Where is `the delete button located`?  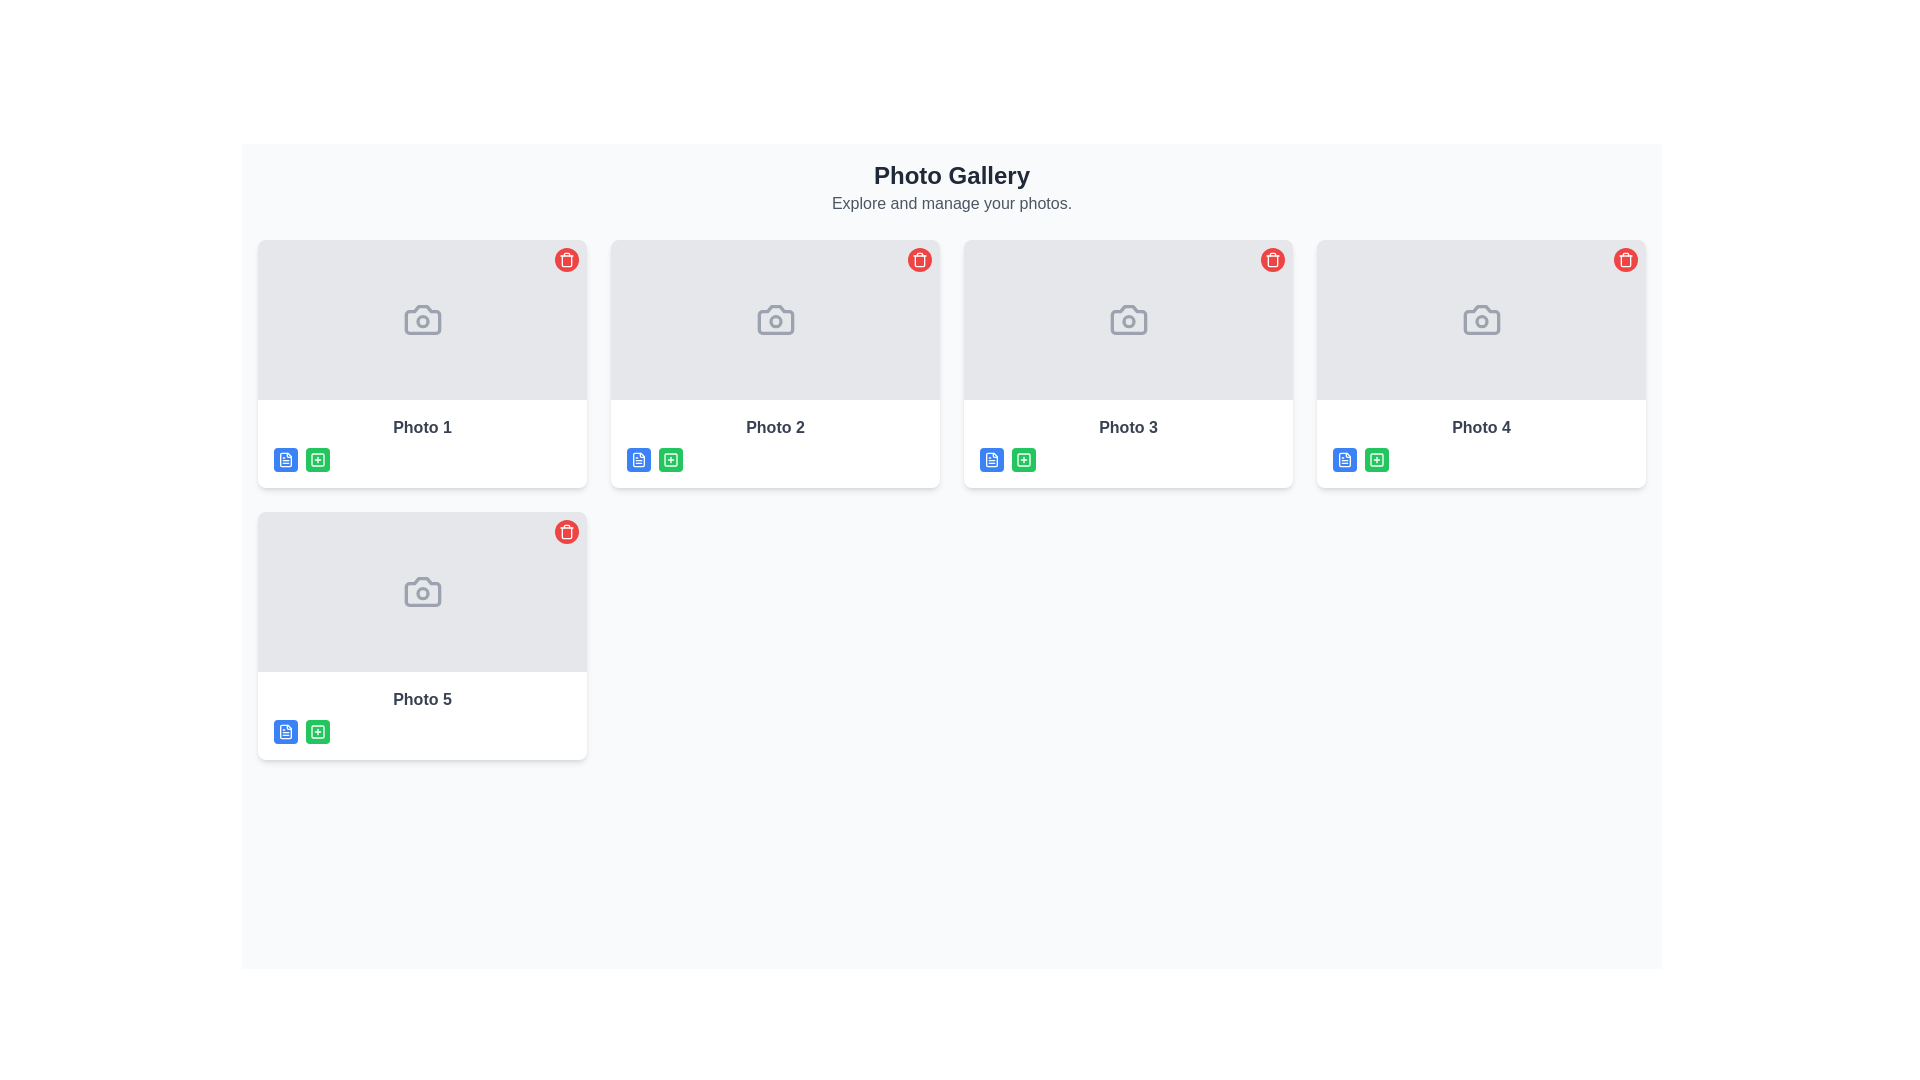
the delete button located is located at coordinates (565, 531).